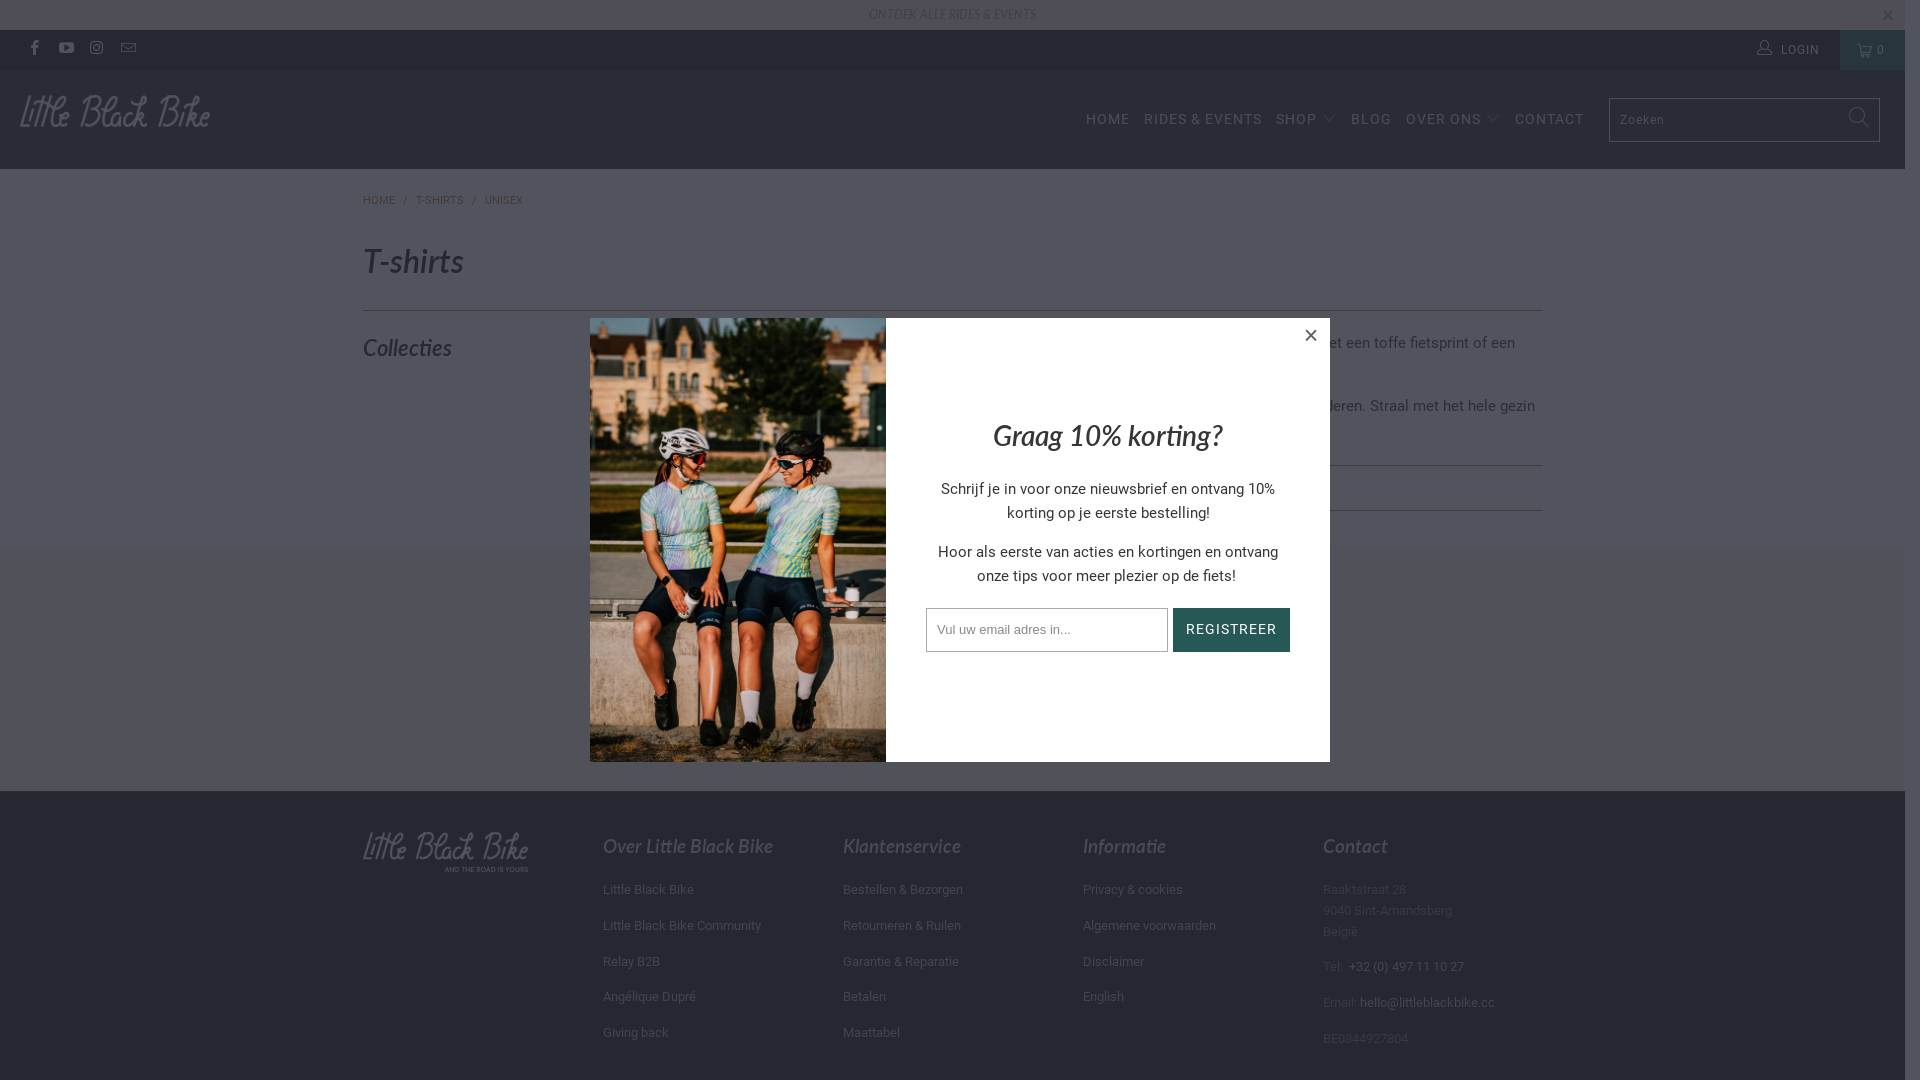 The height and width of the screenshot is (1080, 1920). Describe the element at coordinates (1404, 965) in the screenshot. I see `'+32 (0) 497 11 10 27'` at that location.